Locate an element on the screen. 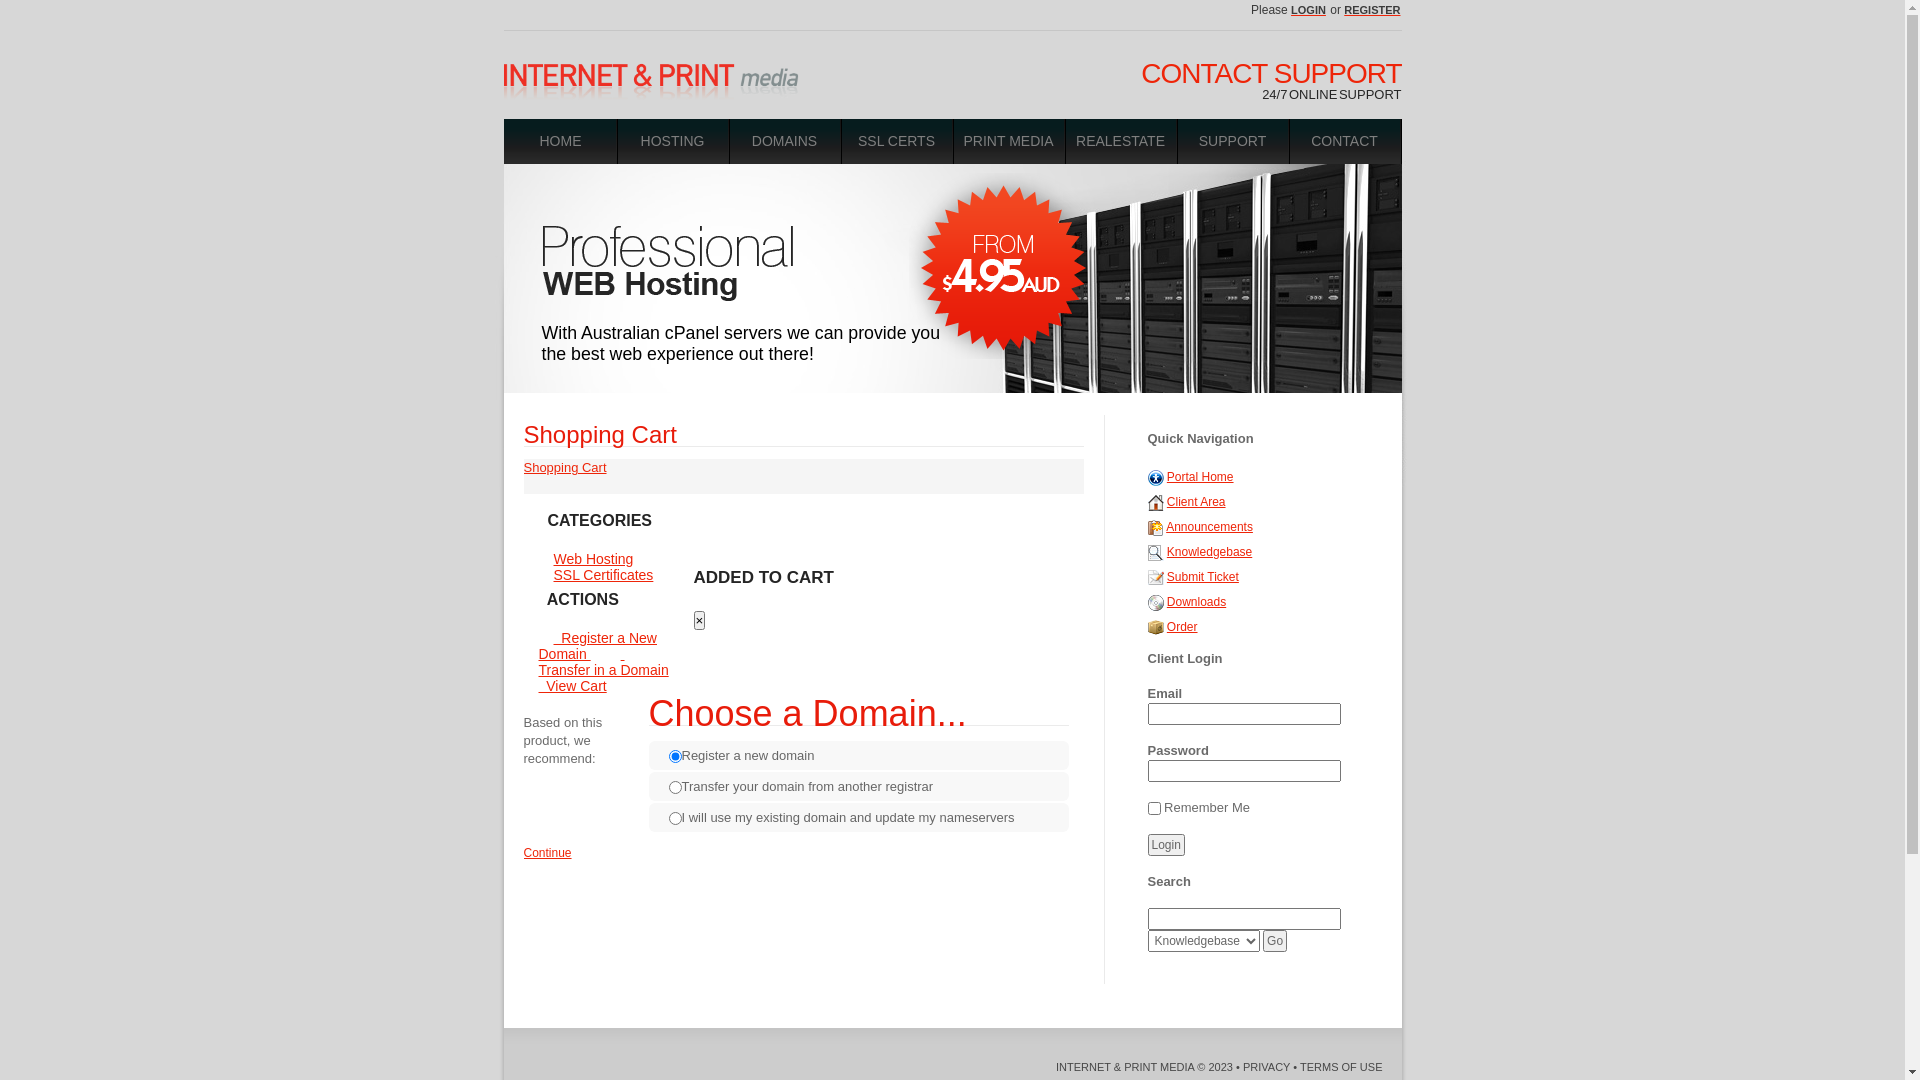 The width and height of the screenshot is (1920, 1080). 'Continue' is located at coordinates (523, 852).